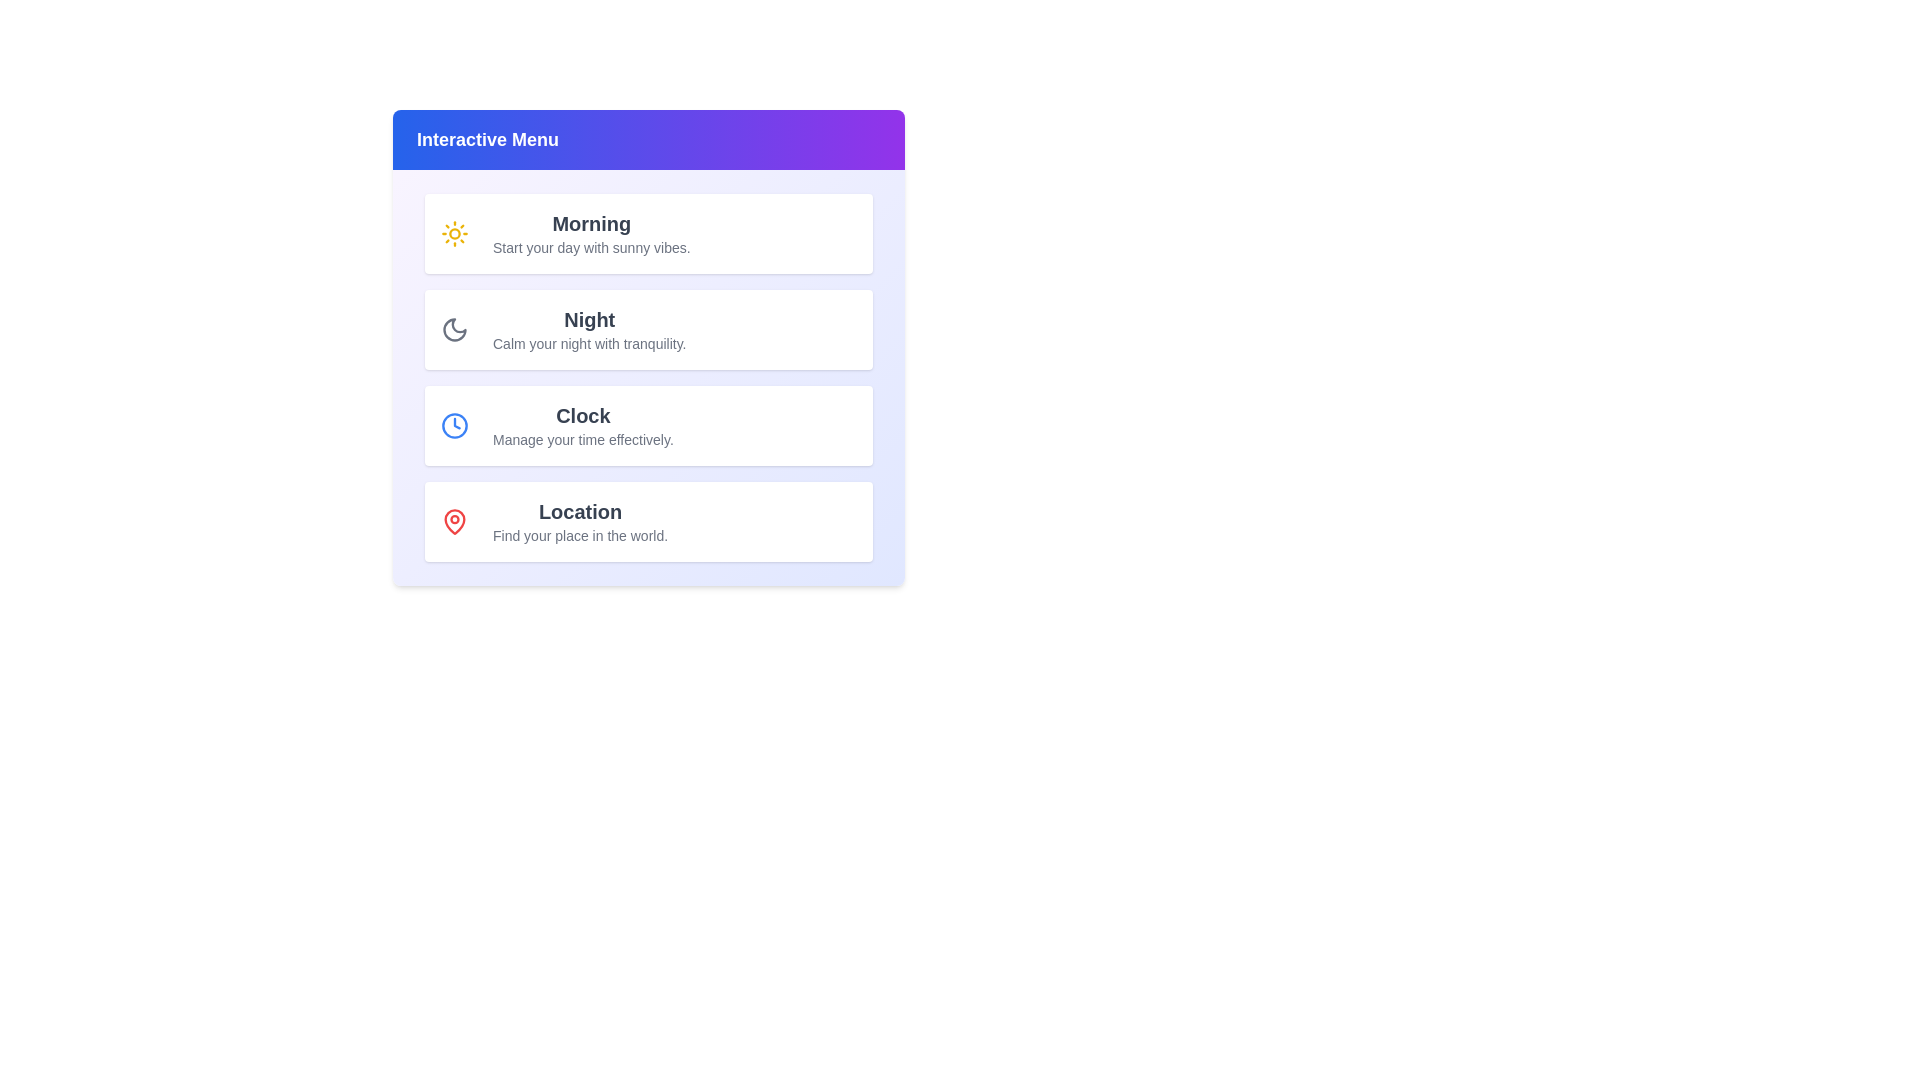 The width and height of the screenshot is (1920, 1080). Describe the element at coordinates (648, 520) in the screenshot. I see `the Location menu item to select it` at that location.